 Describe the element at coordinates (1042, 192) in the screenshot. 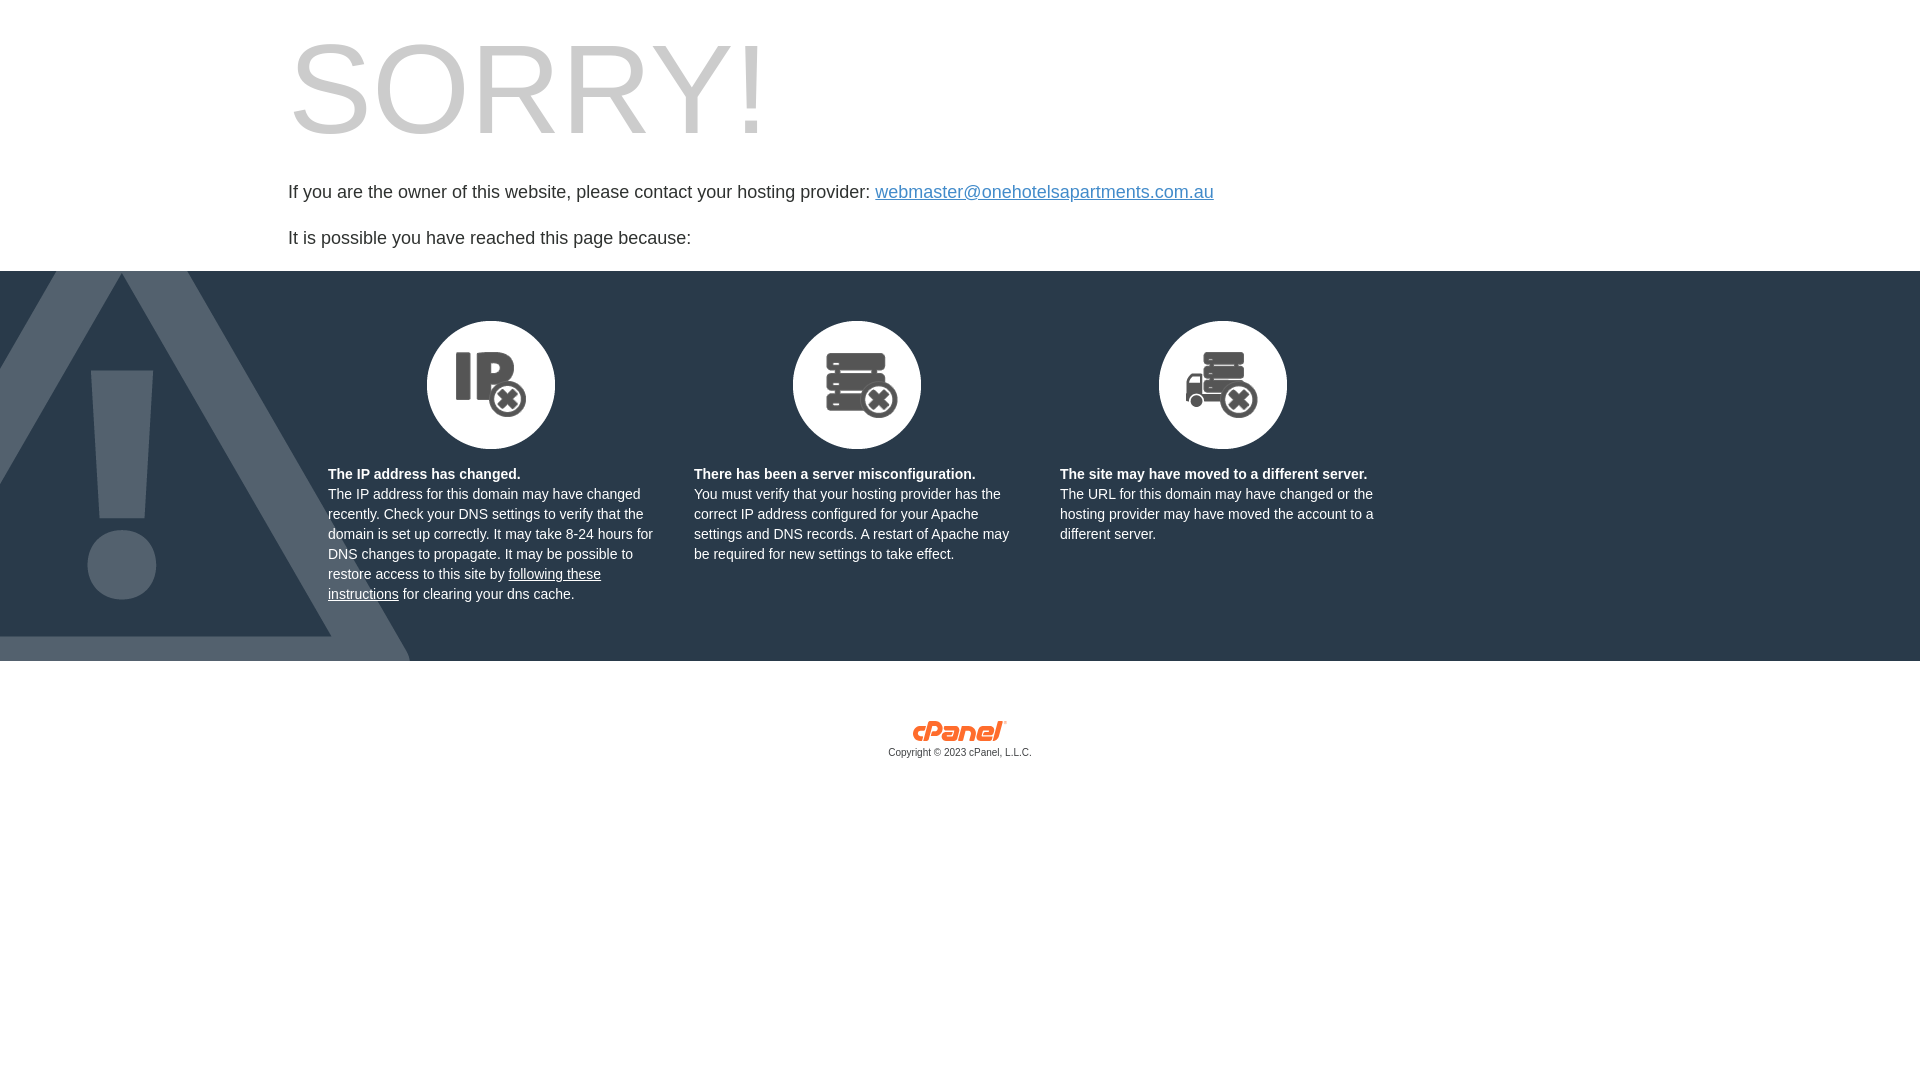

I see `'webmaster@onehotelsapartments.com.au'` at that location.